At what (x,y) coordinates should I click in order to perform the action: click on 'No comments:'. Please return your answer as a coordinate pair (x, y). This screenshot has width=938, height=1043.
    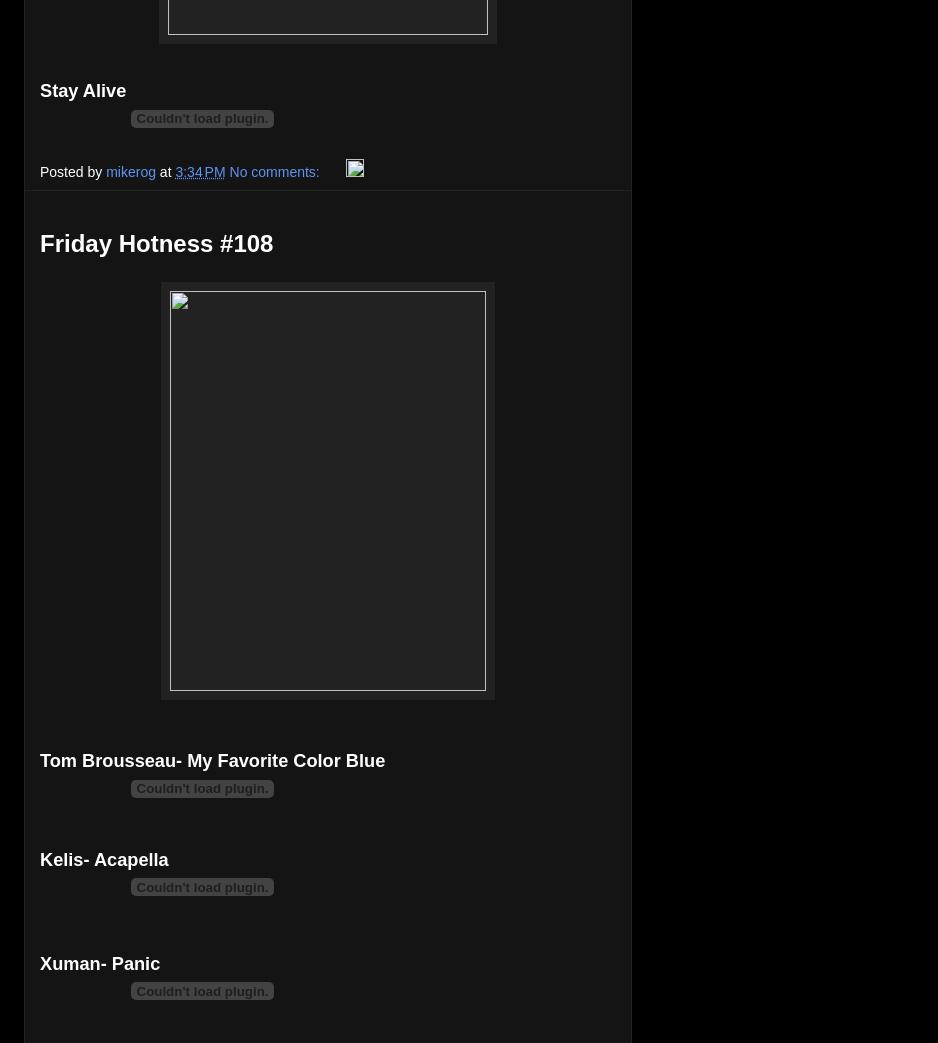
    Looking at the image, I should click on (228, 170).